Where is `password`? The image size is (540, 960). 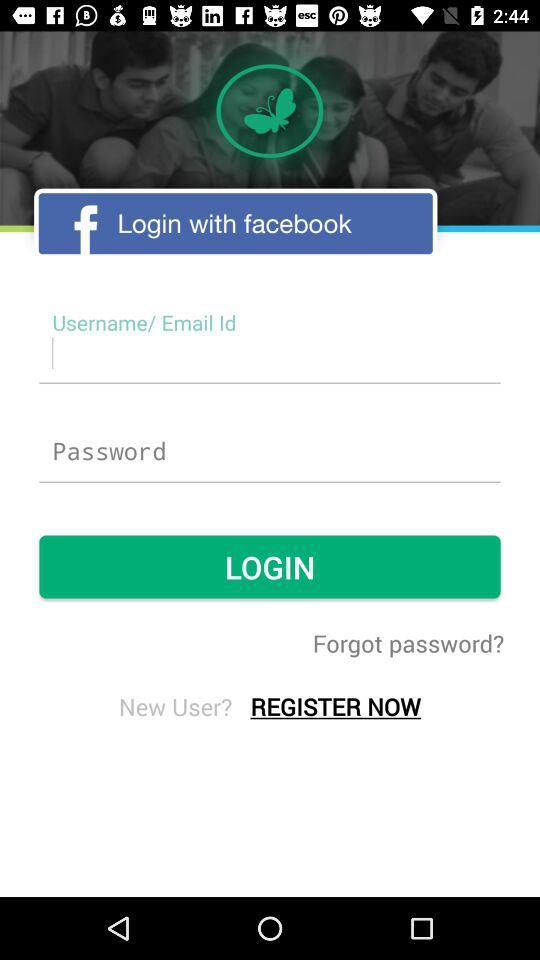 password is located at coordinates (270, 452).